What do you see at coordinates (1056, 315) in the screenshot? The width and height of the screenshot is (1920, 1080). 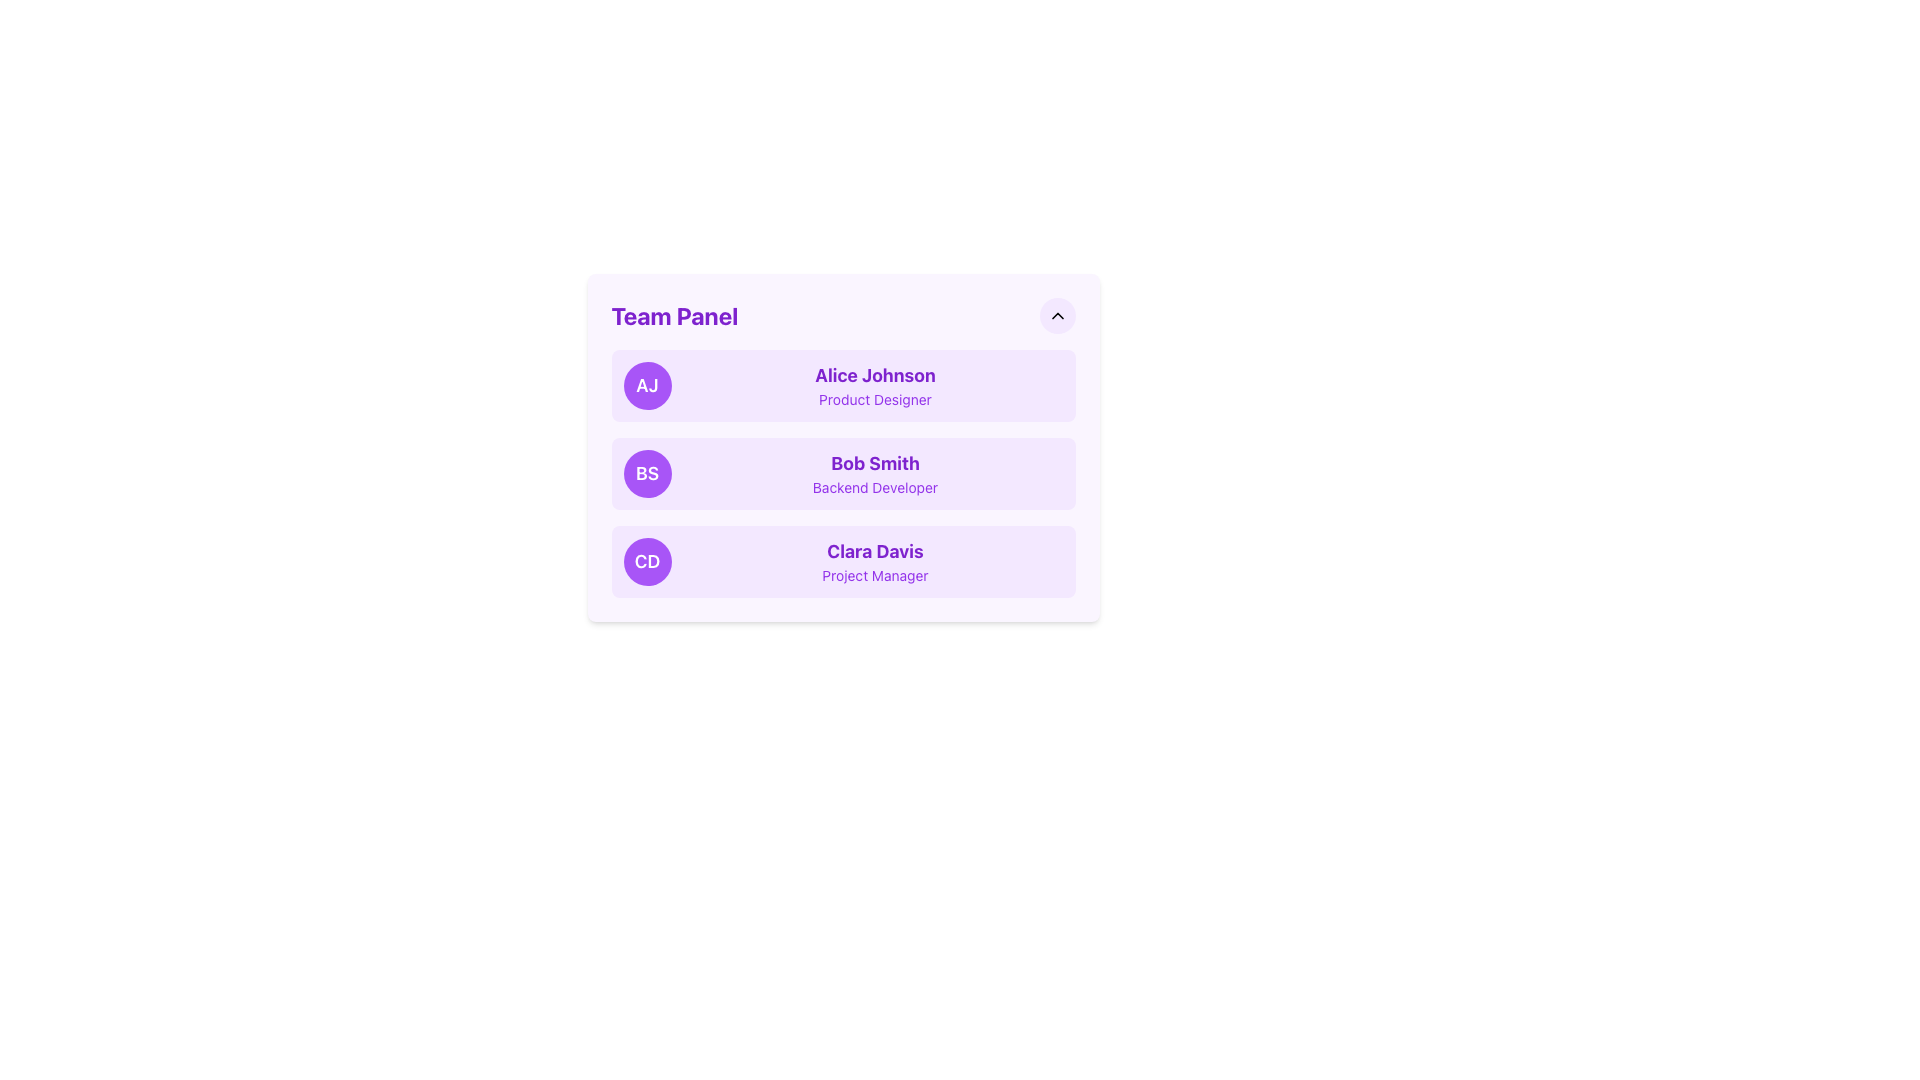 I see `the icon indicating an action such as collapsing or scrolling upwards, located in the upper-right corner of the panel layout` at bounding box center [1056, 315].